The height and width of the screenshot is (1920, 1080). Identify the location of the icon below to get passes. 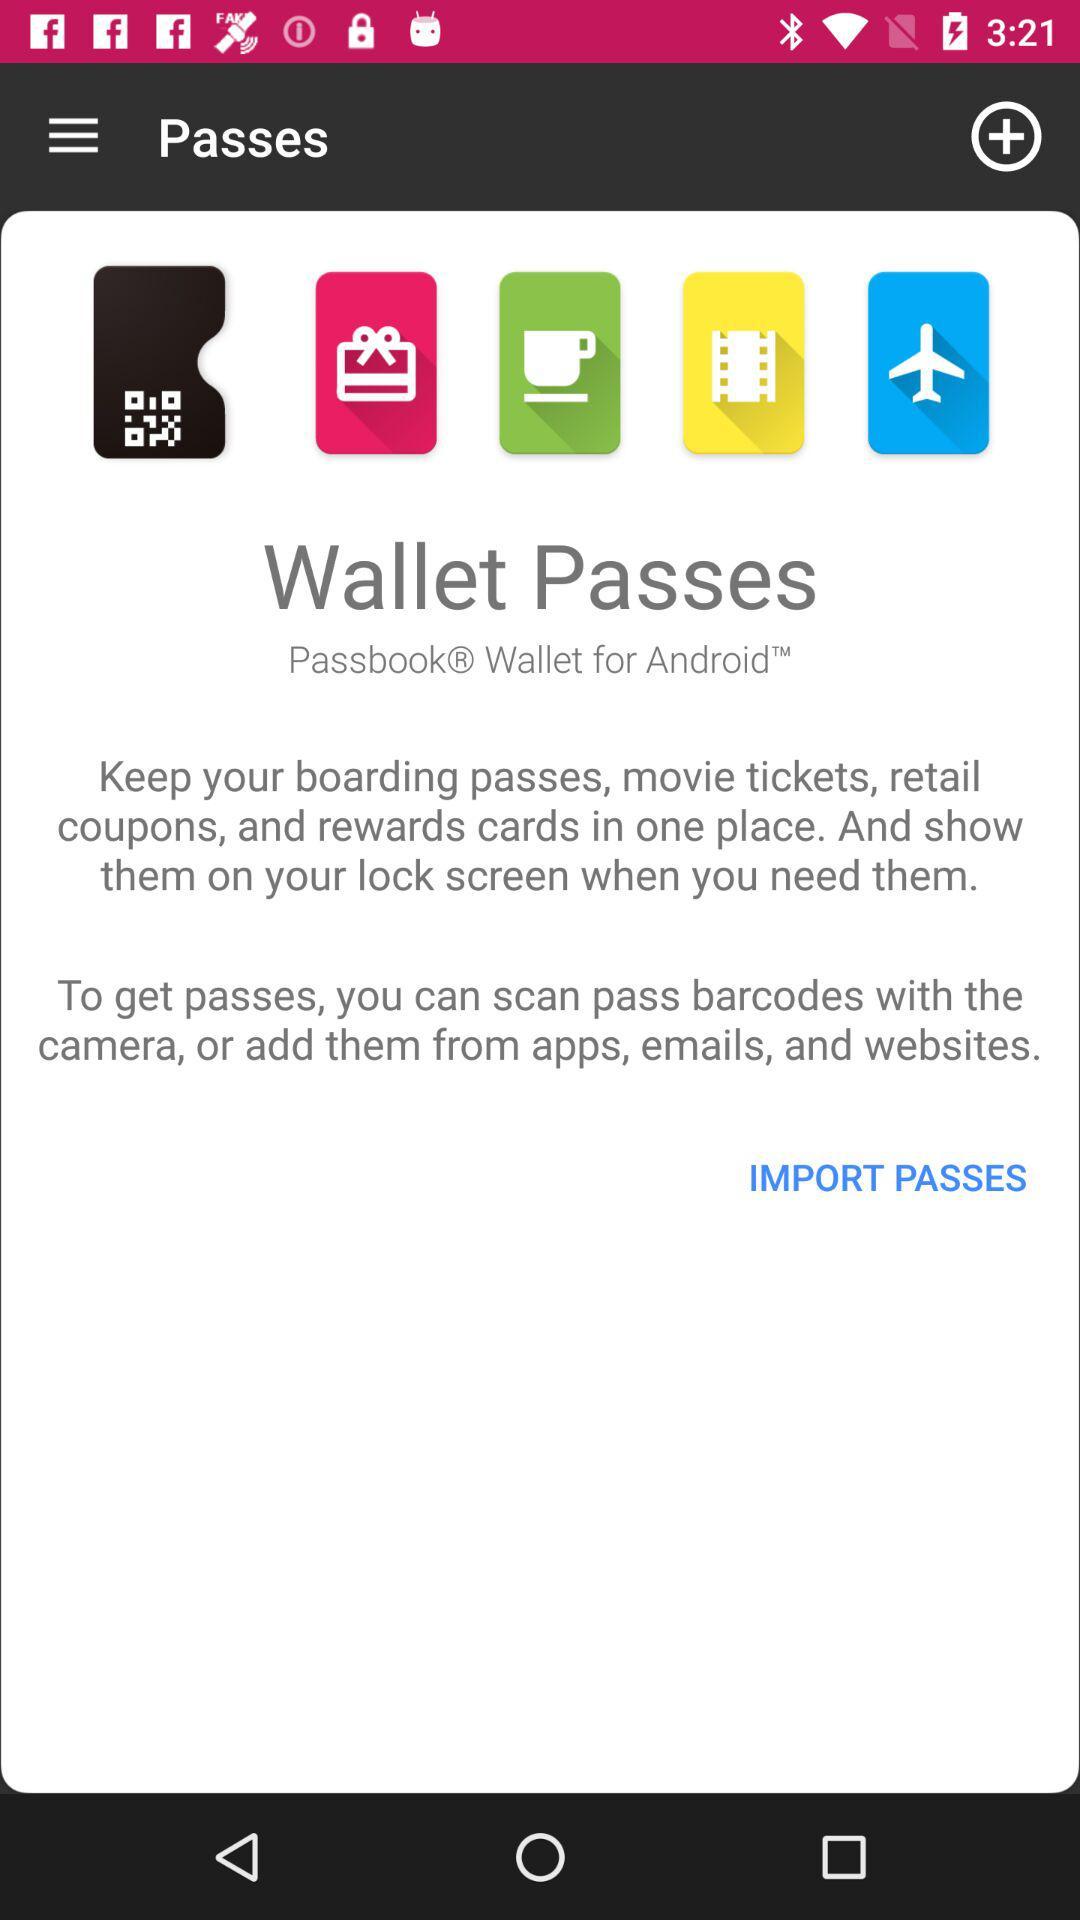
(886, 1176).